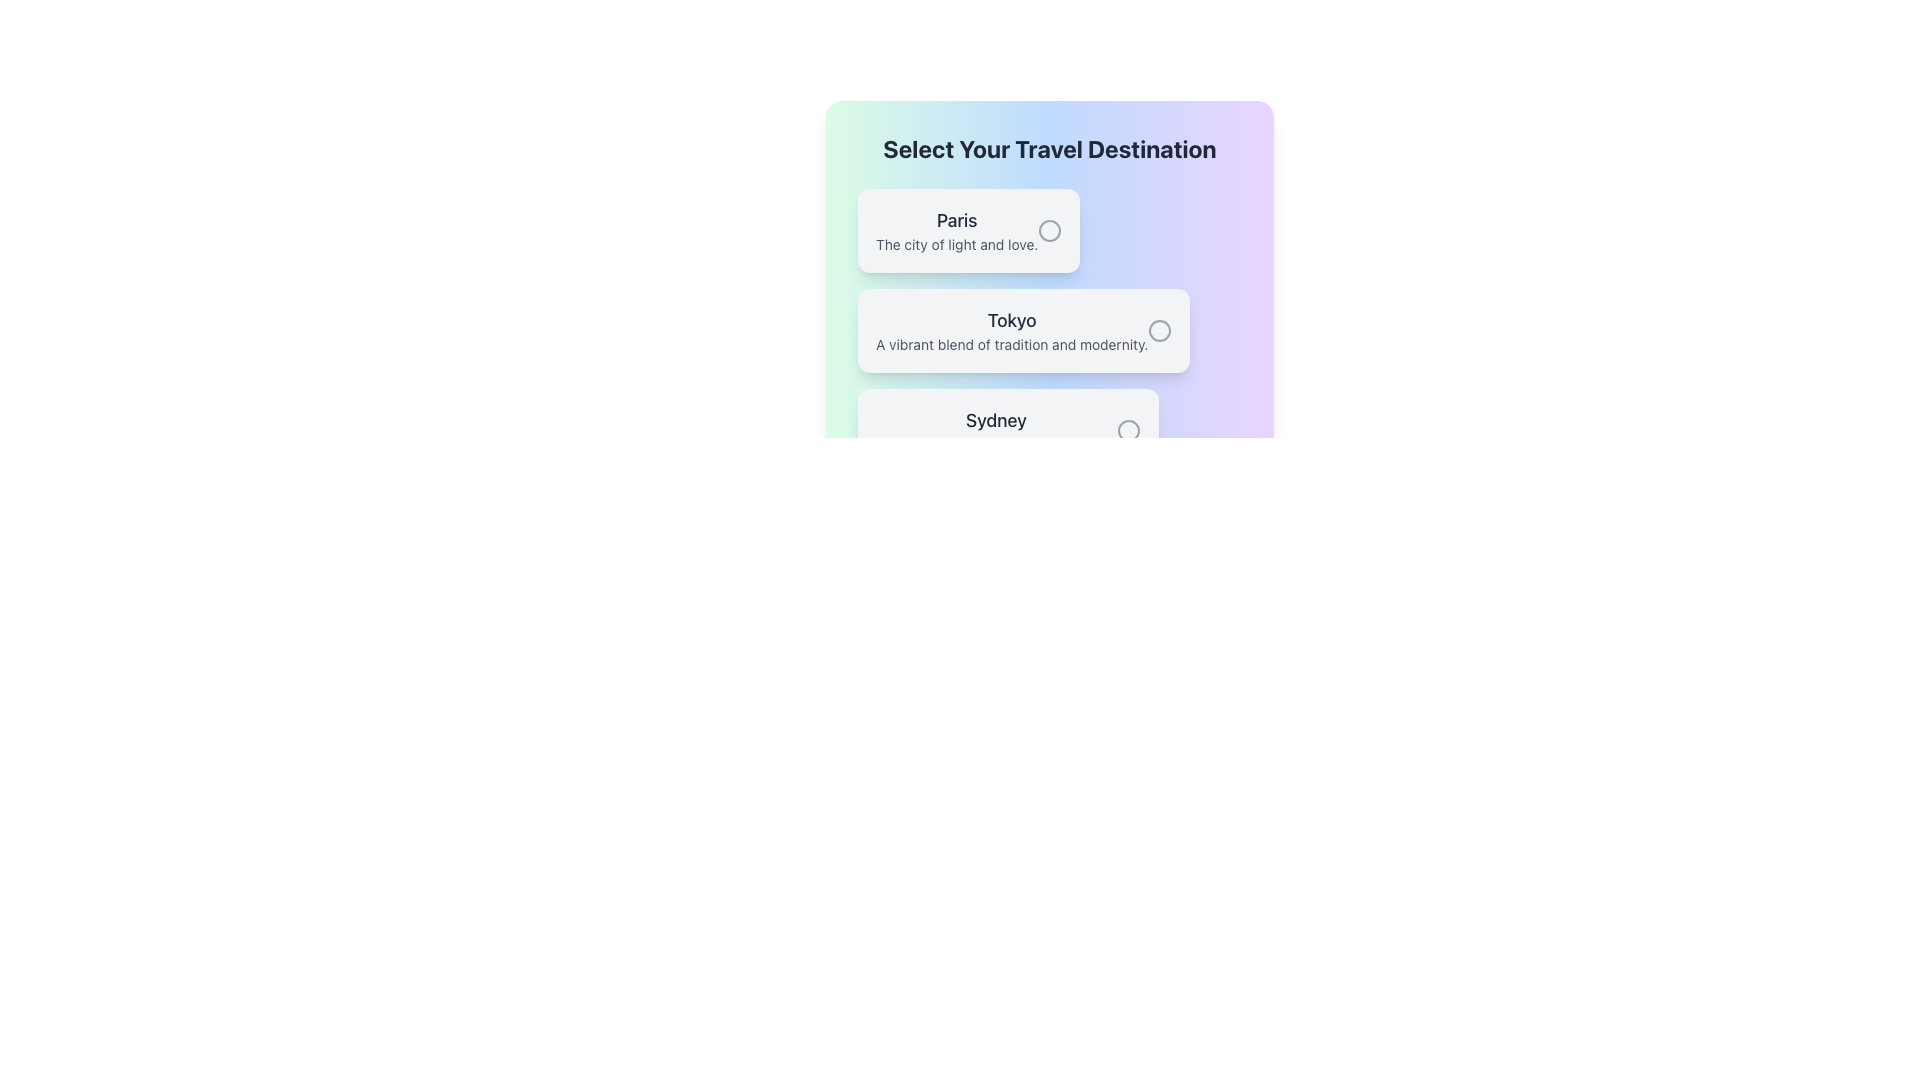  Describe the element at coordinates (1012, 343) in the screenshot. I see `the static text element that reads 'A vibrant blend of tradition and modernity', located directly below the 'Tokyo' heading in the 'Select Your Travel Destination' section` at that location.